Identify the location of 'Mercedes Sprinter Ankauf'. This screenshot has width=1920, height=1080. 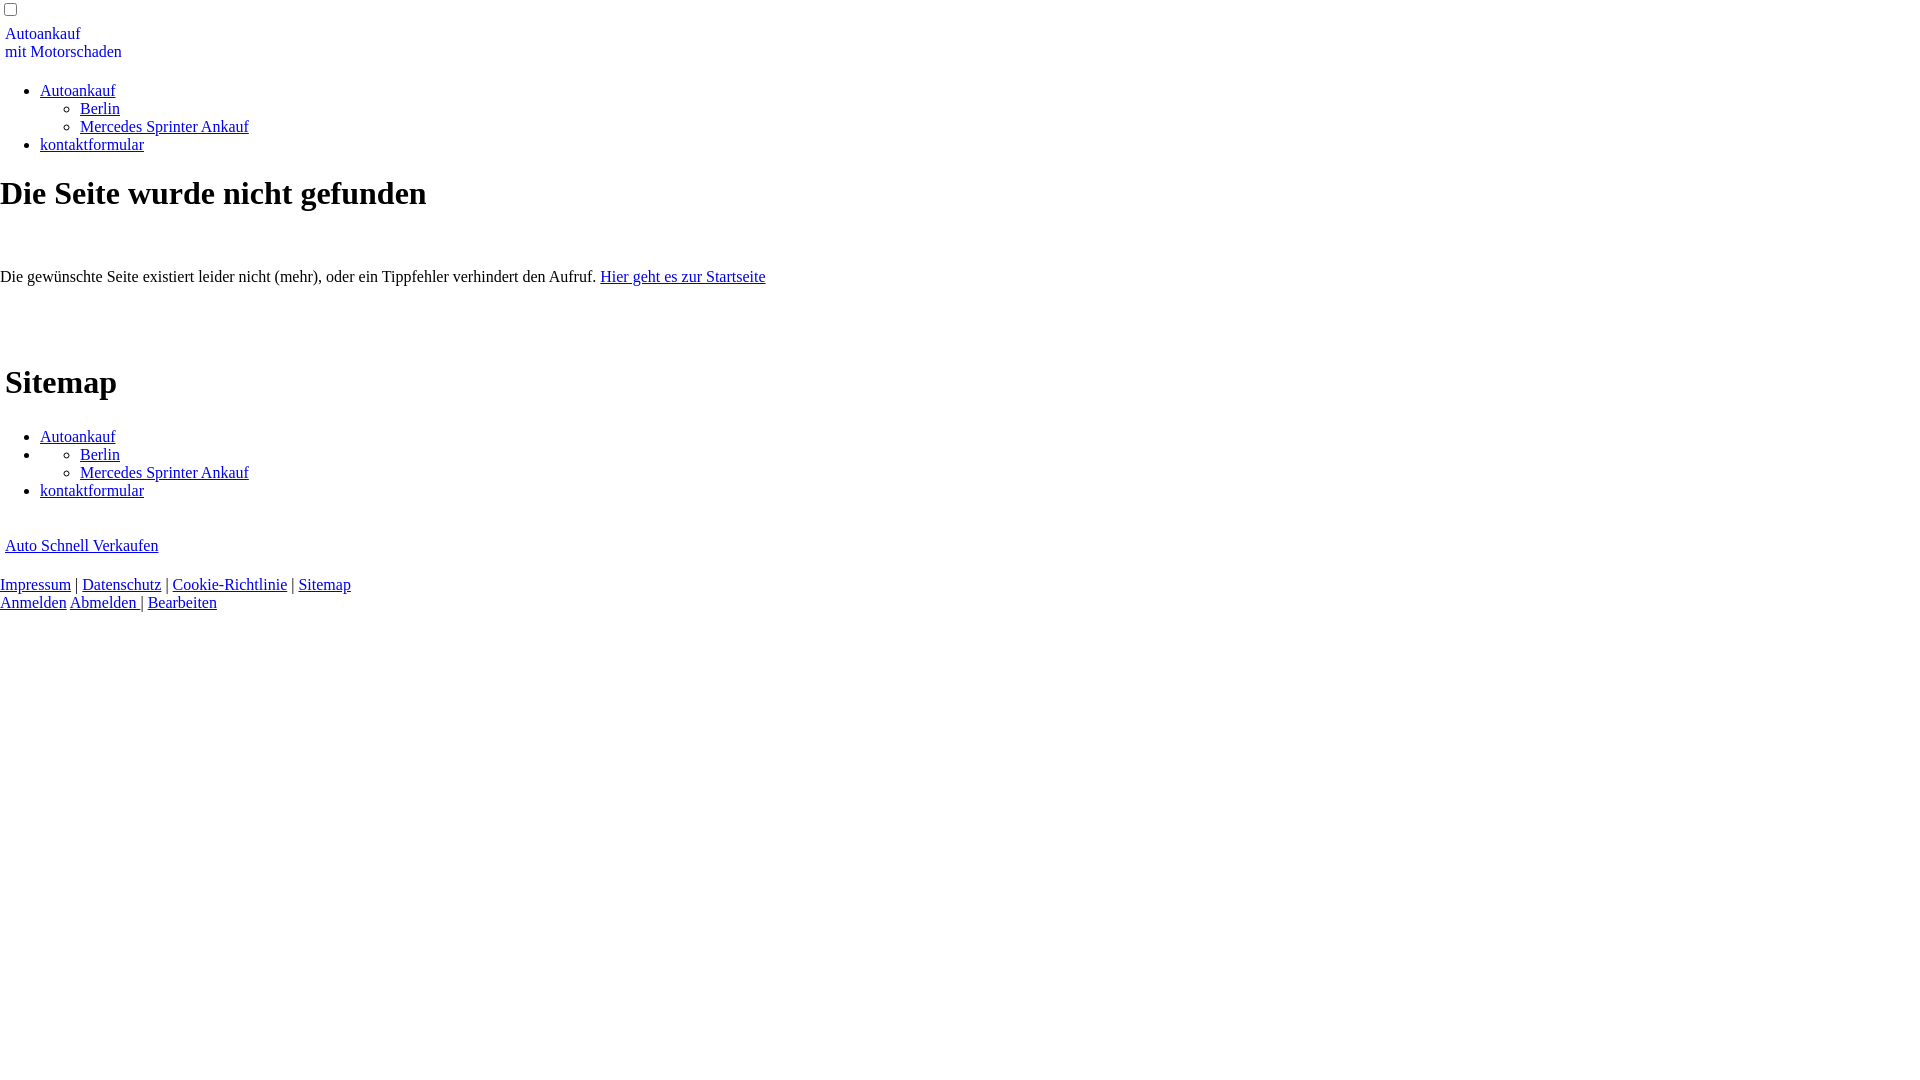
(164, 472).